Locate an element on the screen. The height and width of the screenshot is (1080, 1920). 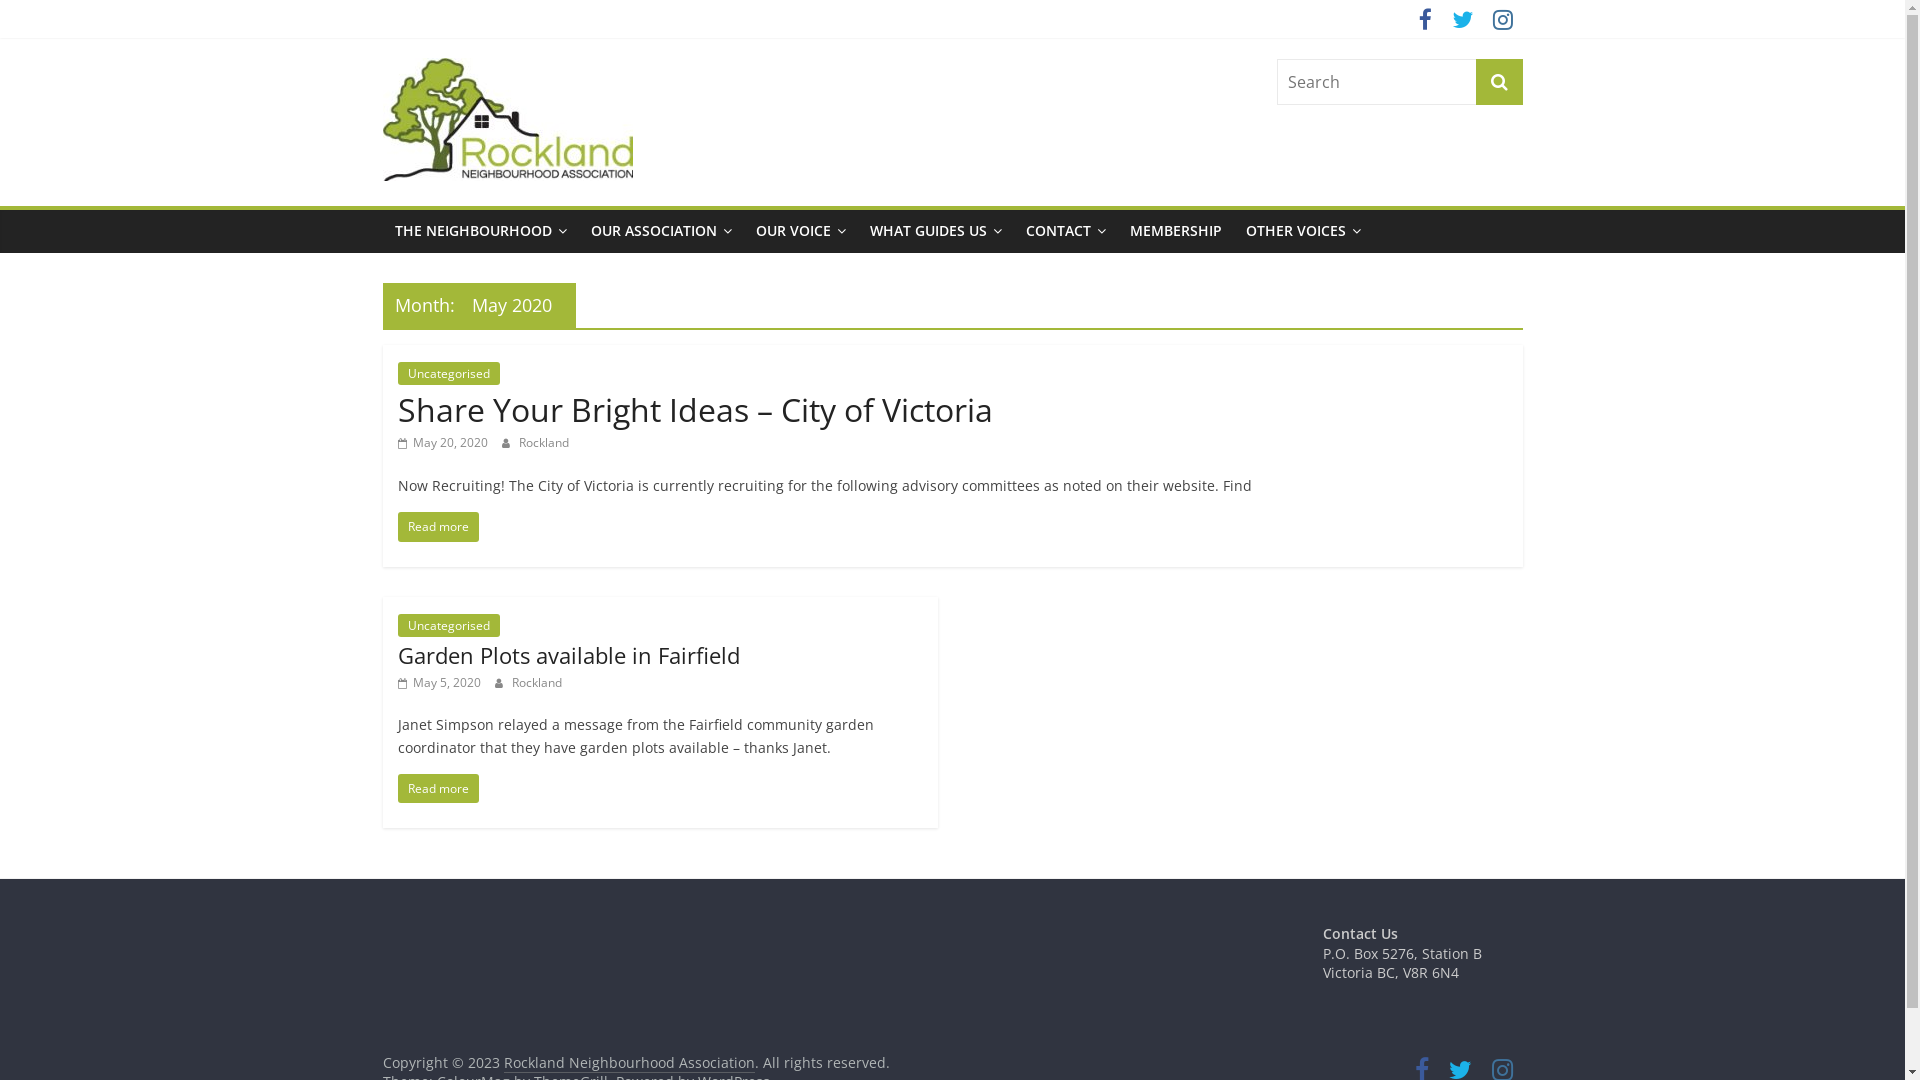
'MEMBERSHIP' is located at coordinates (1176, 230).